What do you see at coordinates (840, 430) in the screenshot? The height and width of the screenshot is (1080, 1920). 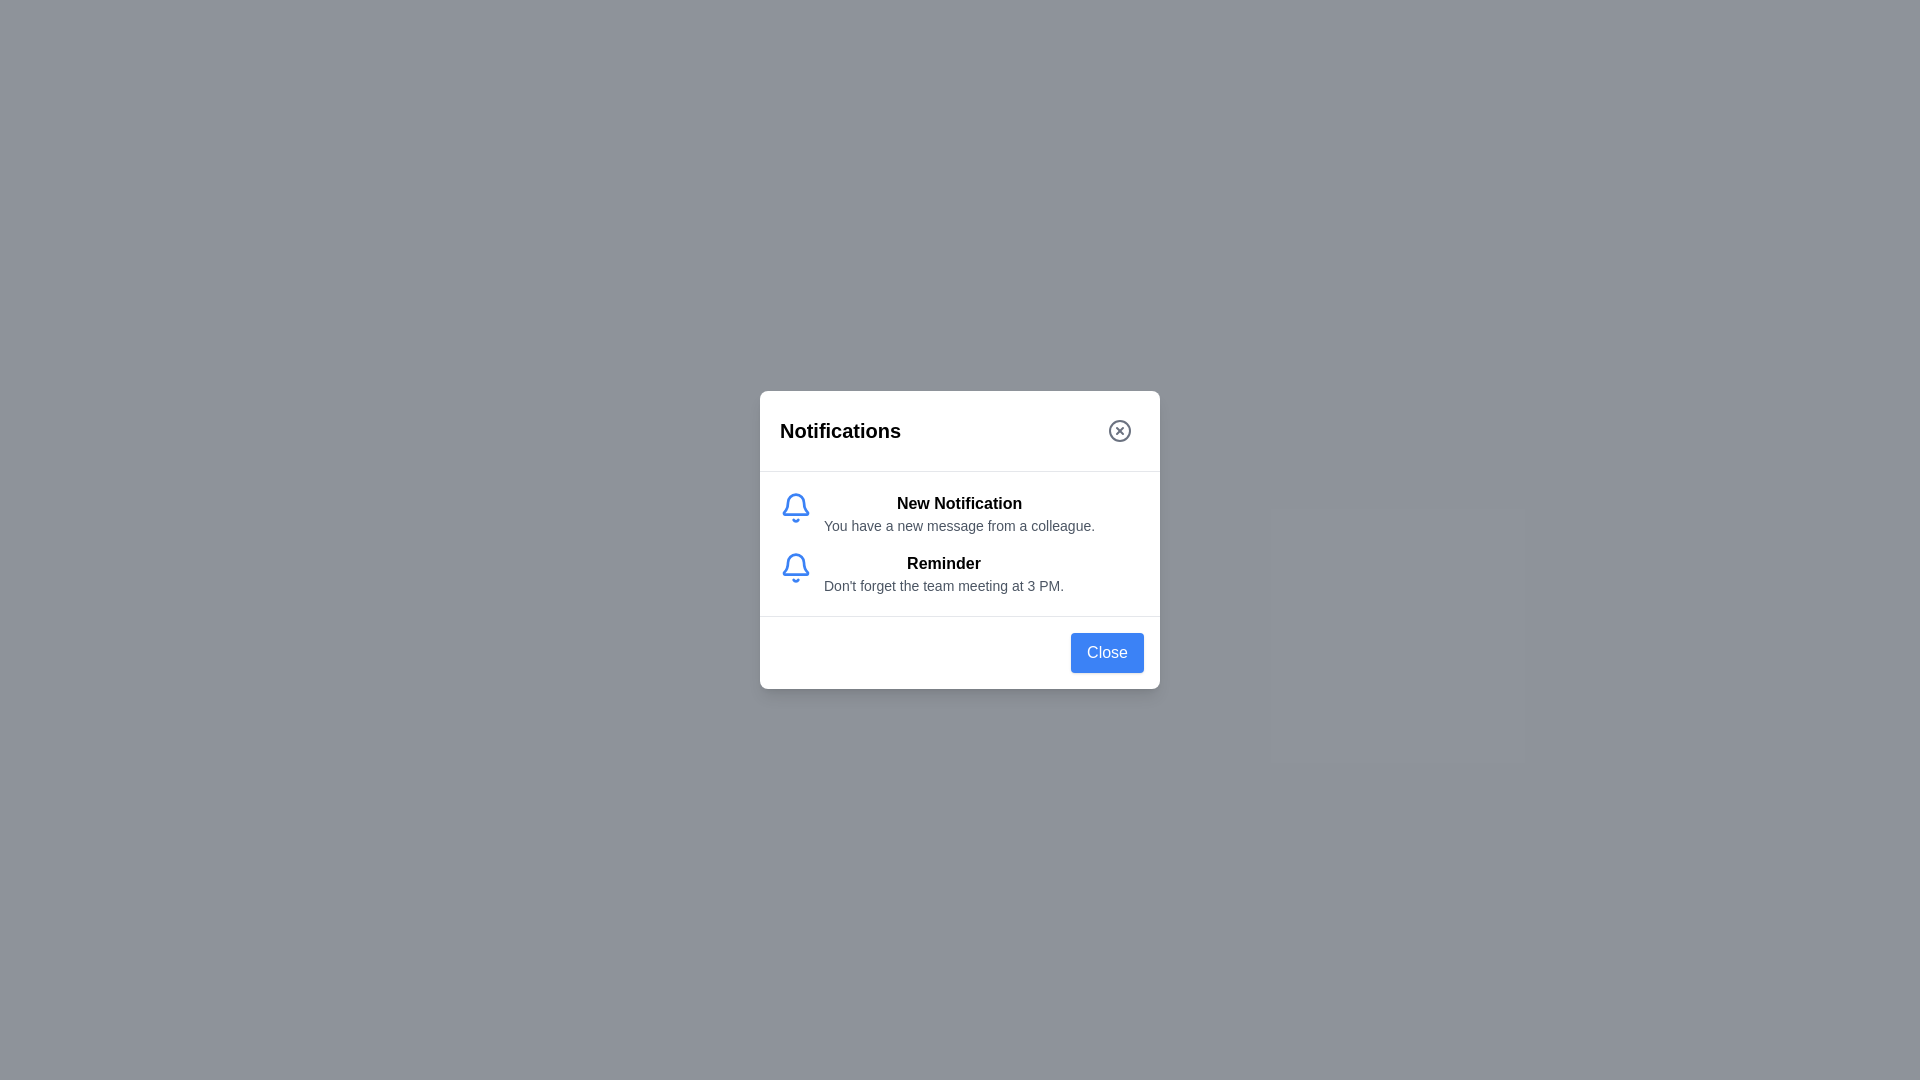 I see `the bold, black text label displaying 'Notifications' located in the header section of the modal dialog box` at bounding box center [840, 430].